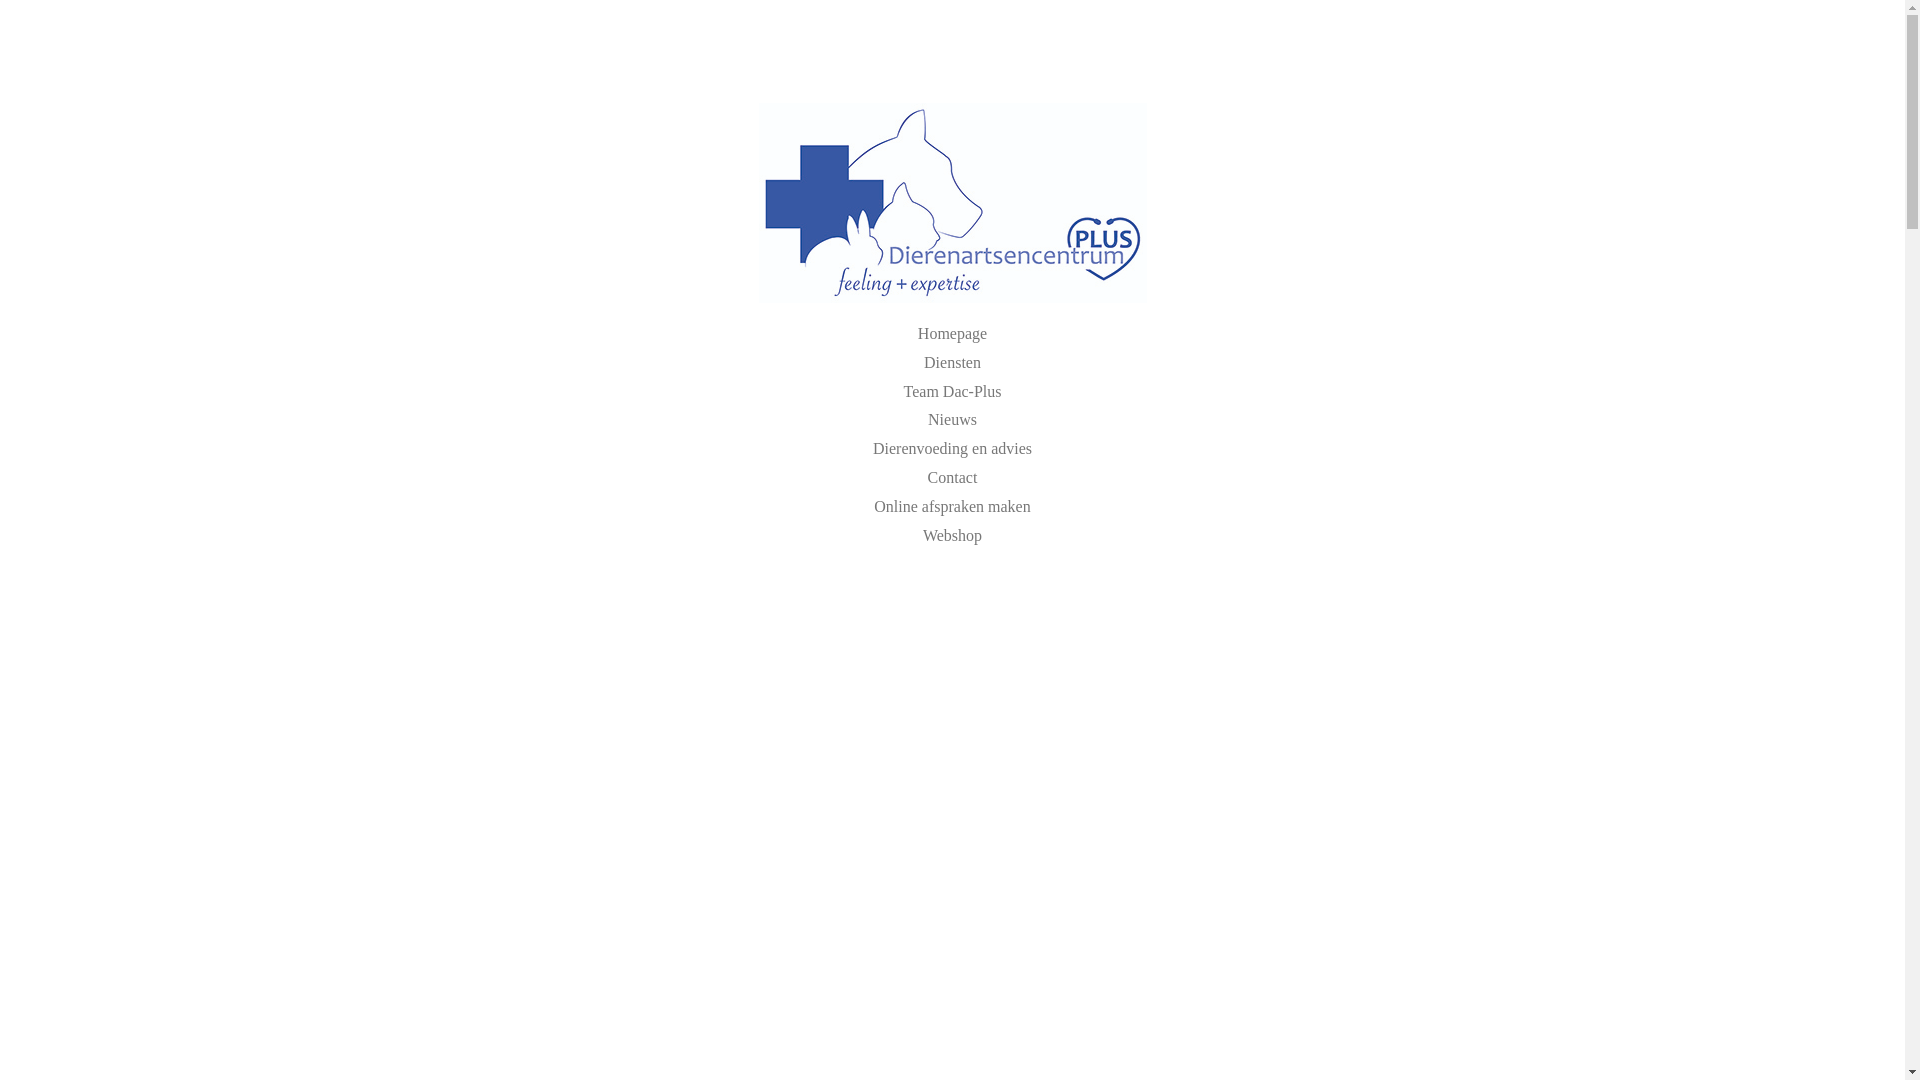 The width and height of the screenshot is (1920, 1080). I want to click on 'Diensten', so click(951, 362).